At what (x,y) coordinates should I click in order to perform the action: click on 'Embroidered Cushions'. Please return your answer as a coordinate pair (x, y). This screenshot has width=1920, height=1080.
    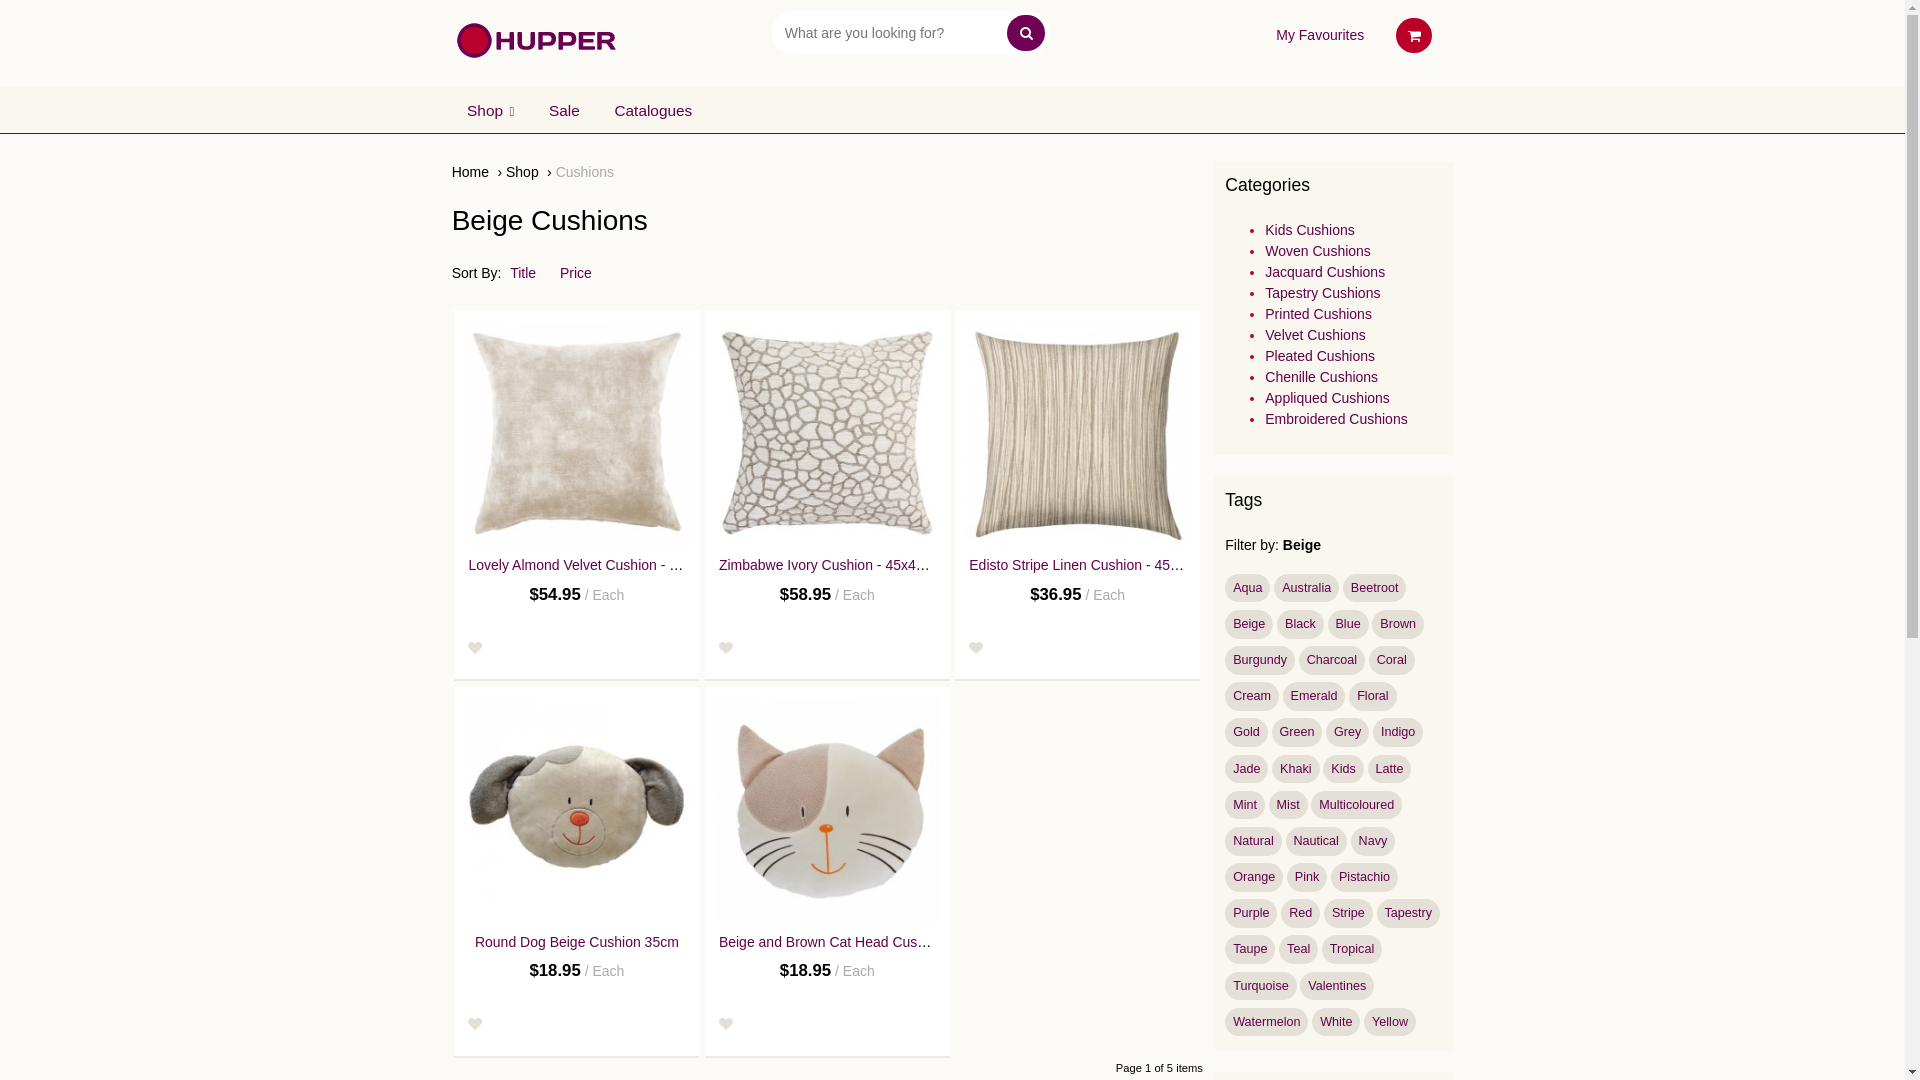
    Looking at the image, I should click on (1335, 418).